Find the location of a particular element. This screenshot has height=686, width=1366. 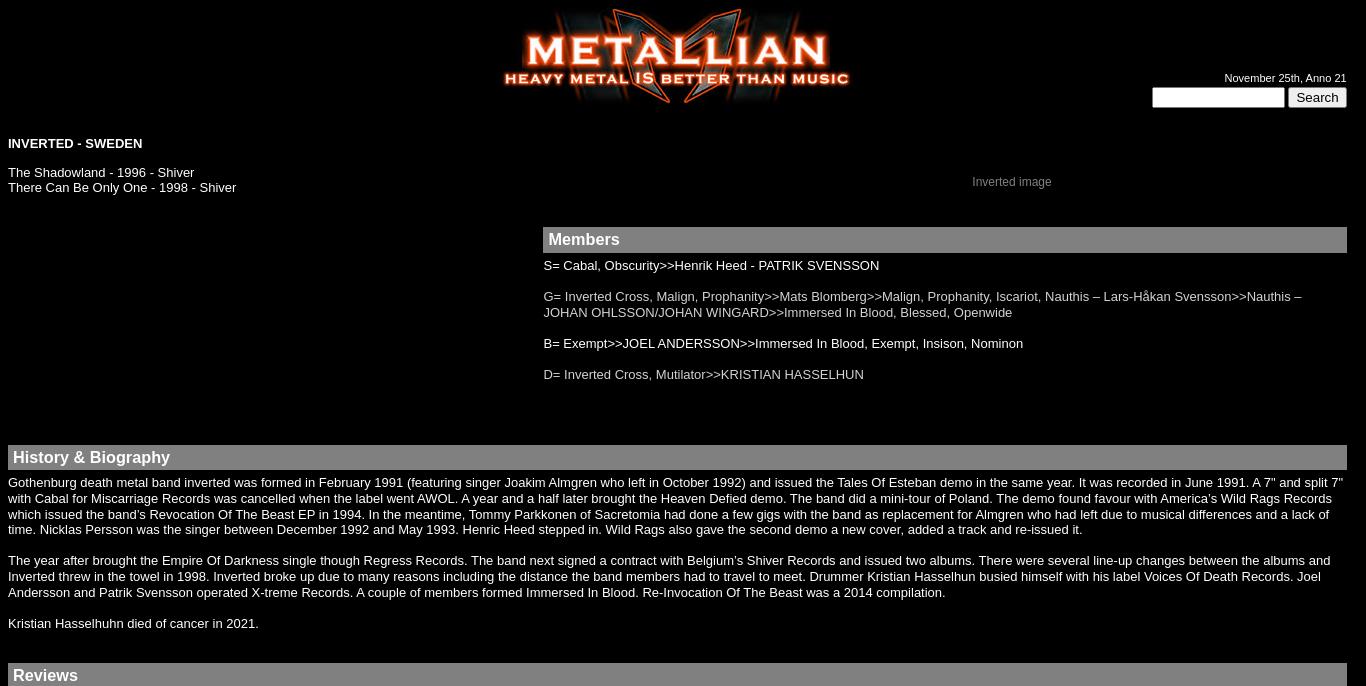

'Reviews' is located at coordinates (45, 673).